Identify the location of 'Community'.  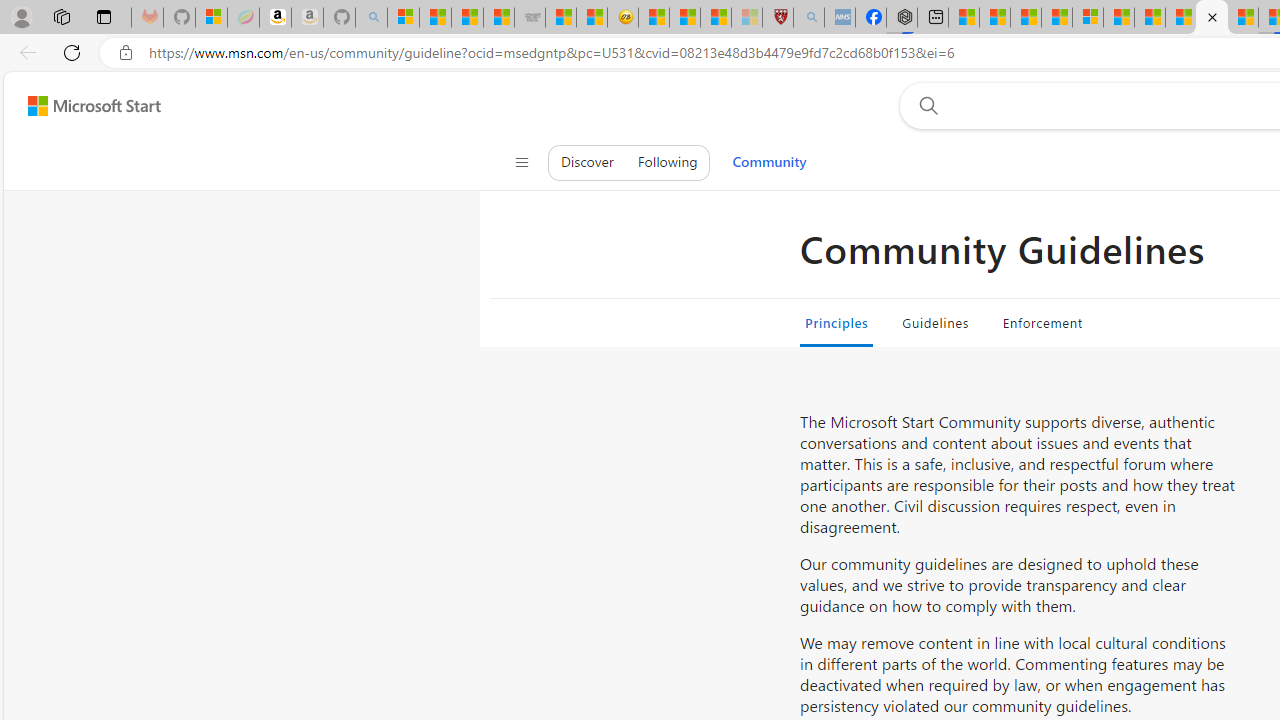
(768, 161).